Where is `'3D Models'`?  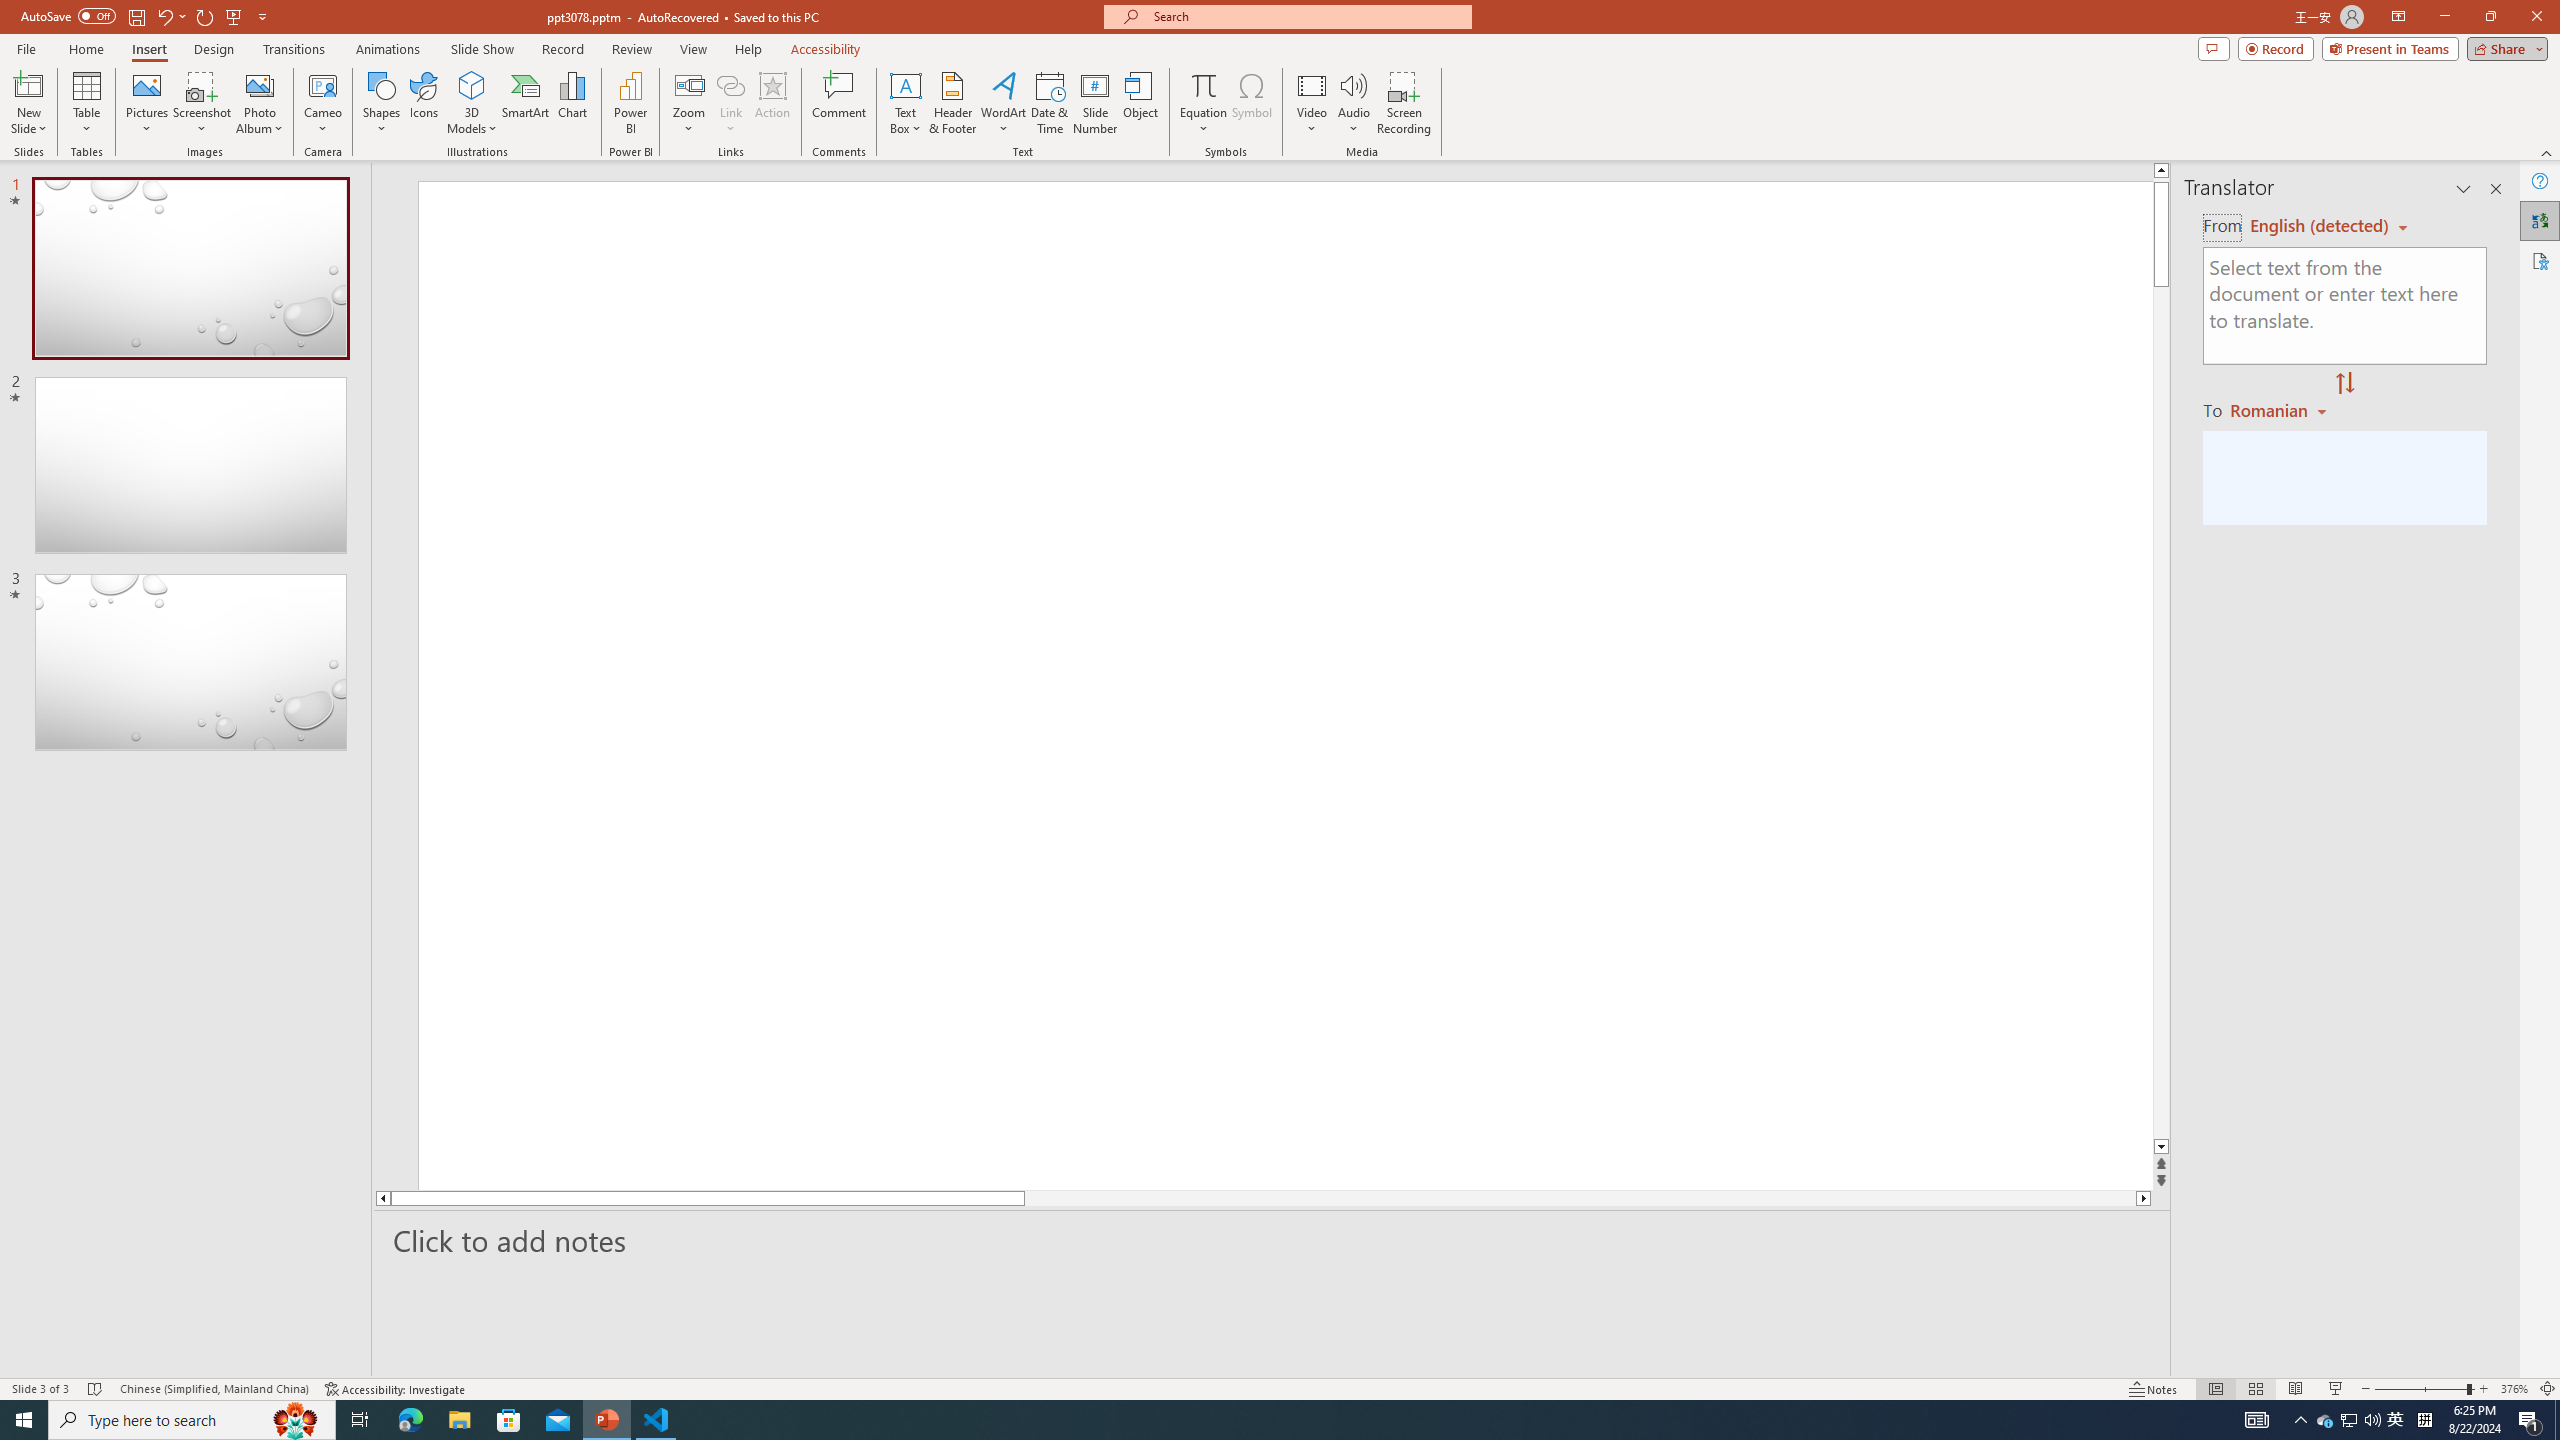
'3D Models' is located at coordinates (472, 103).